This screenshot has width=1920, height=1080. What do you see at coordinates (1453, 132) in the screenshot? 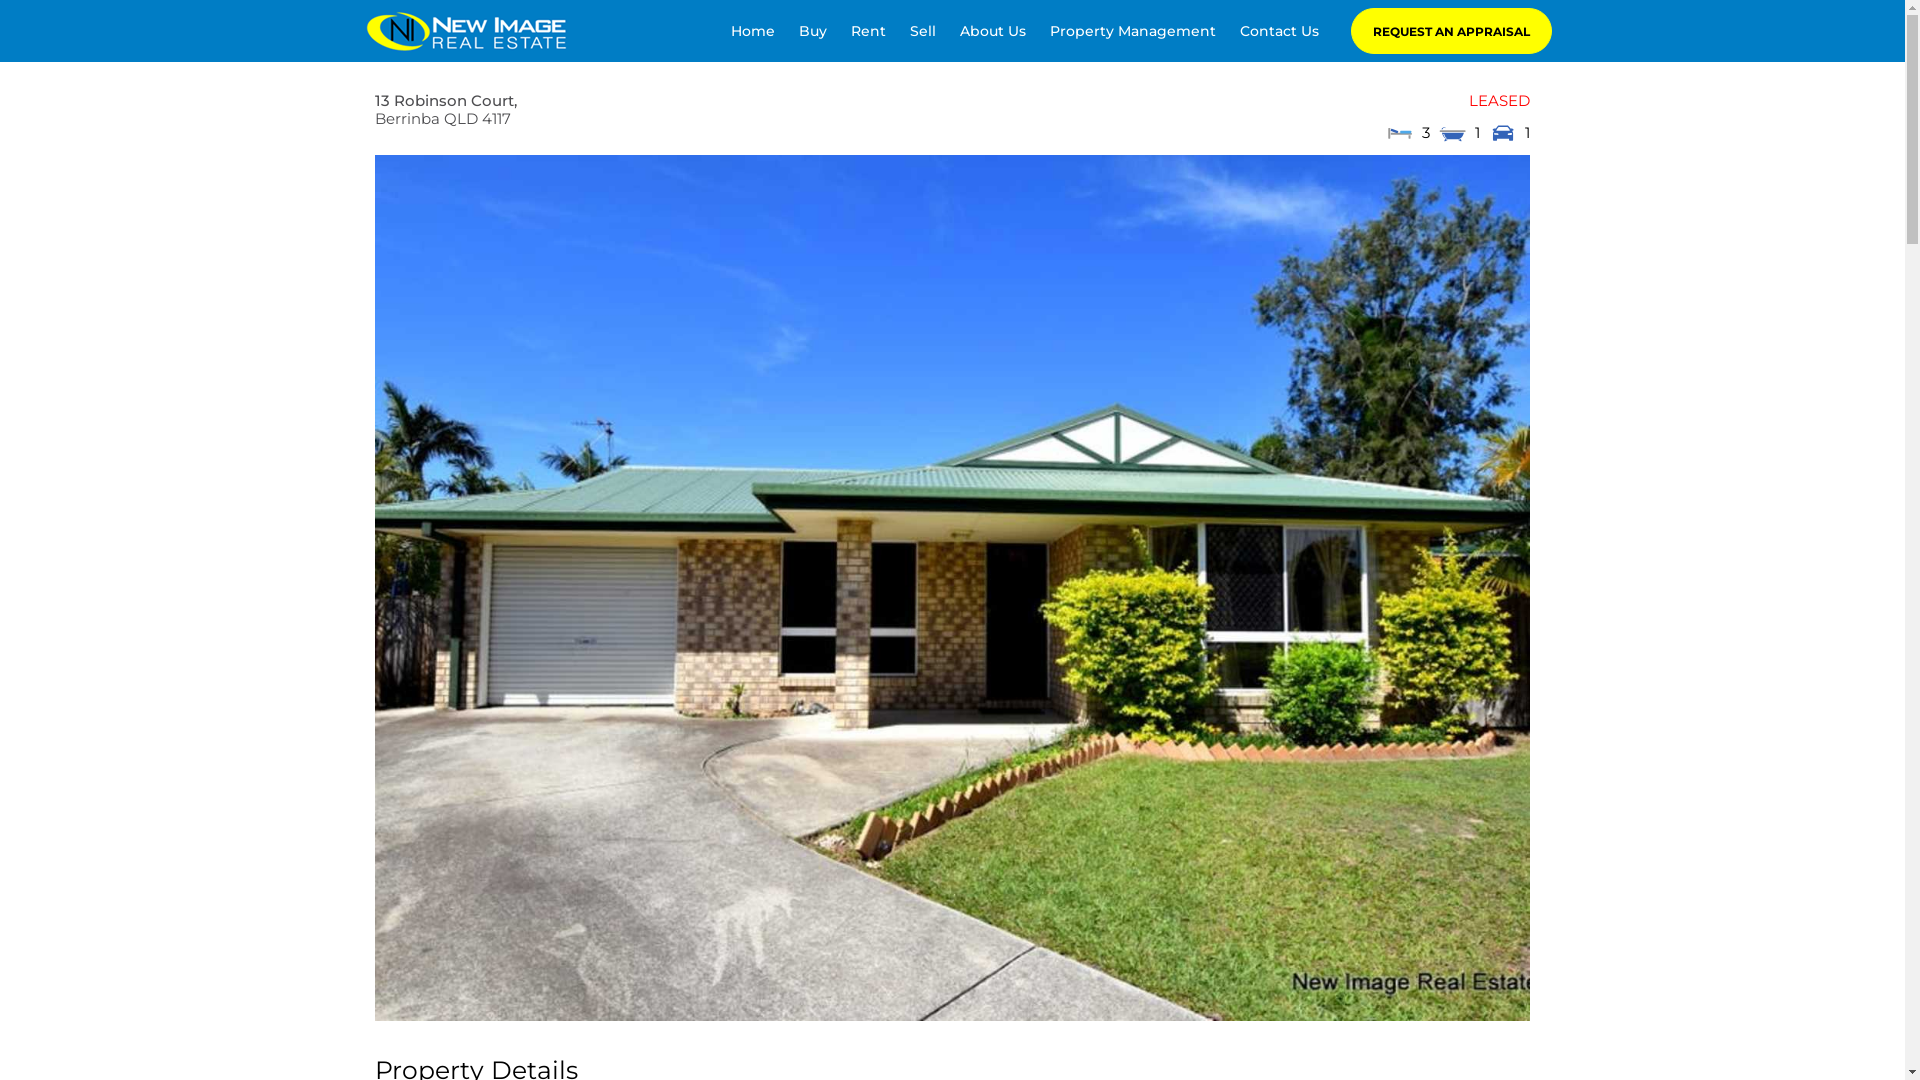
I see `'Bathrooms'` at bounding box center [1453, 132].